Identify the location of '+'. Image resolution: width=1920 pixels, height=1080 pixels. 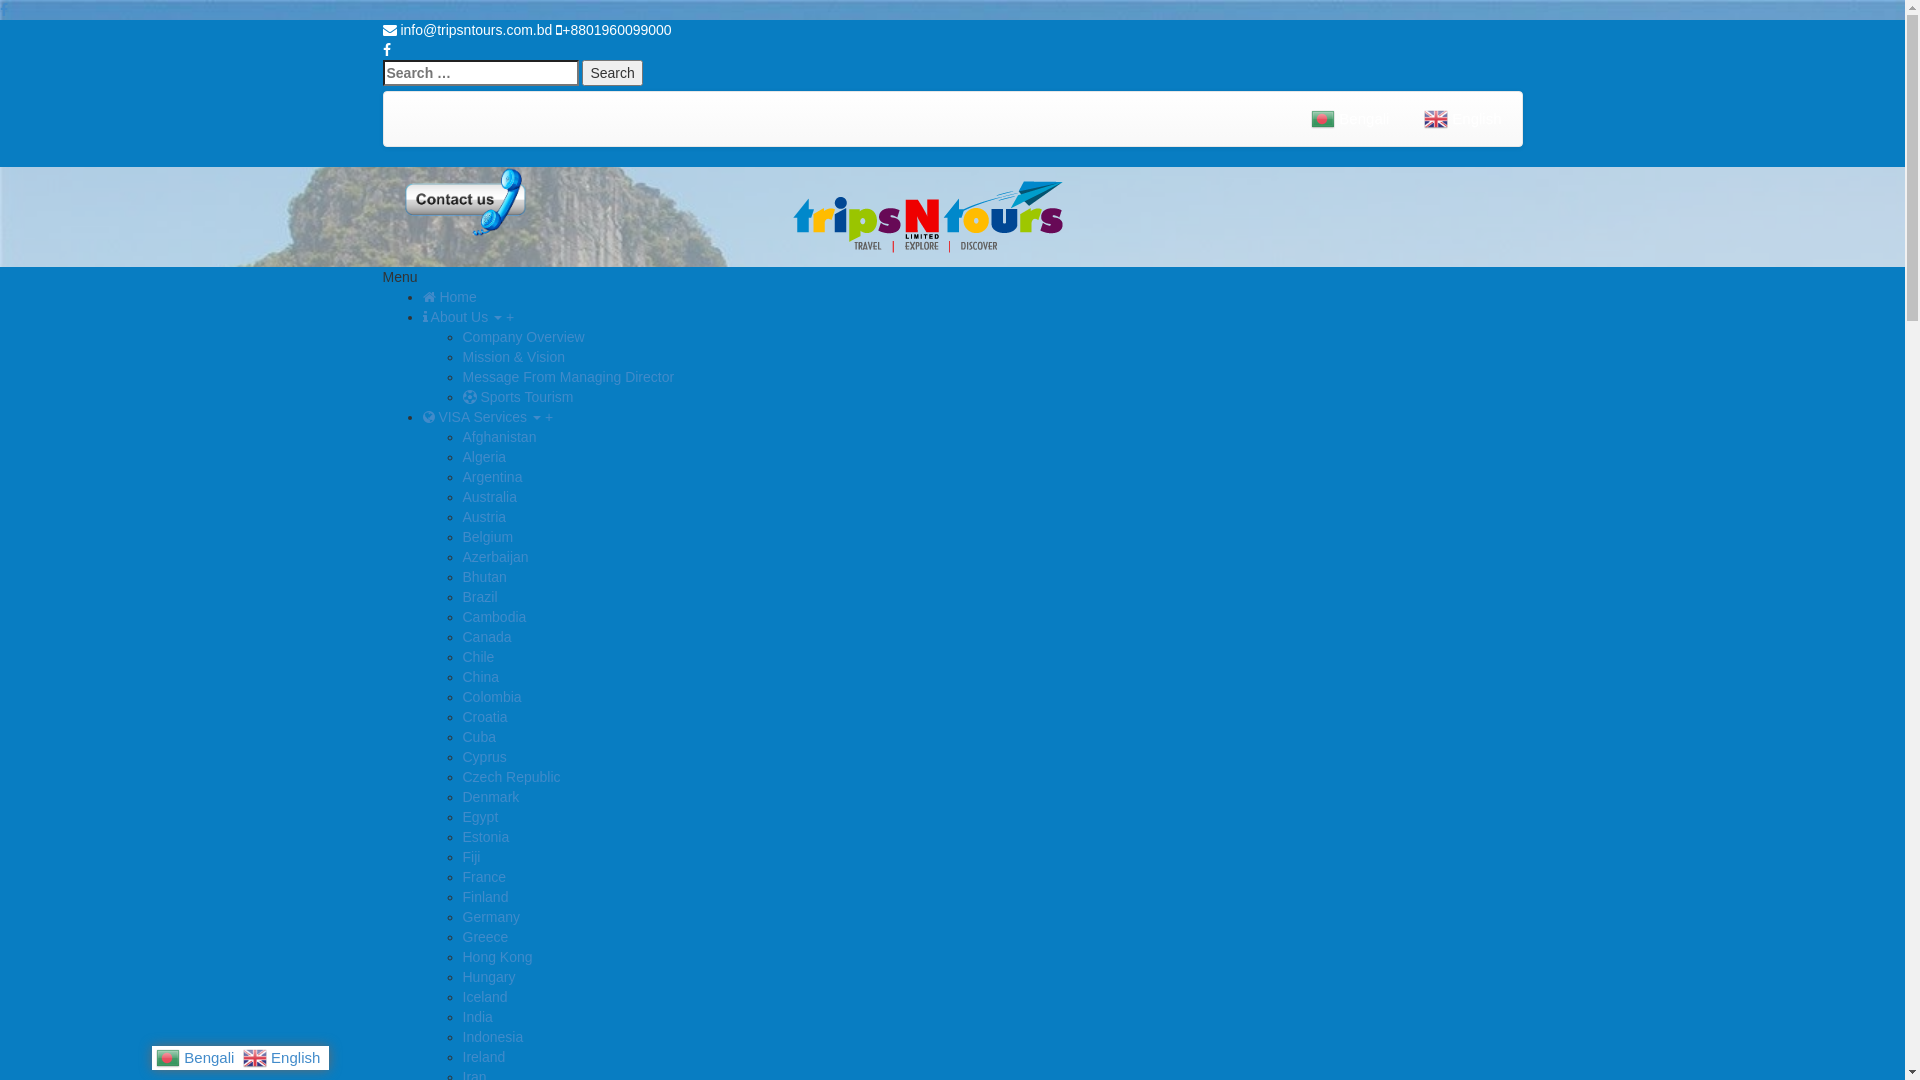
(548, 415).